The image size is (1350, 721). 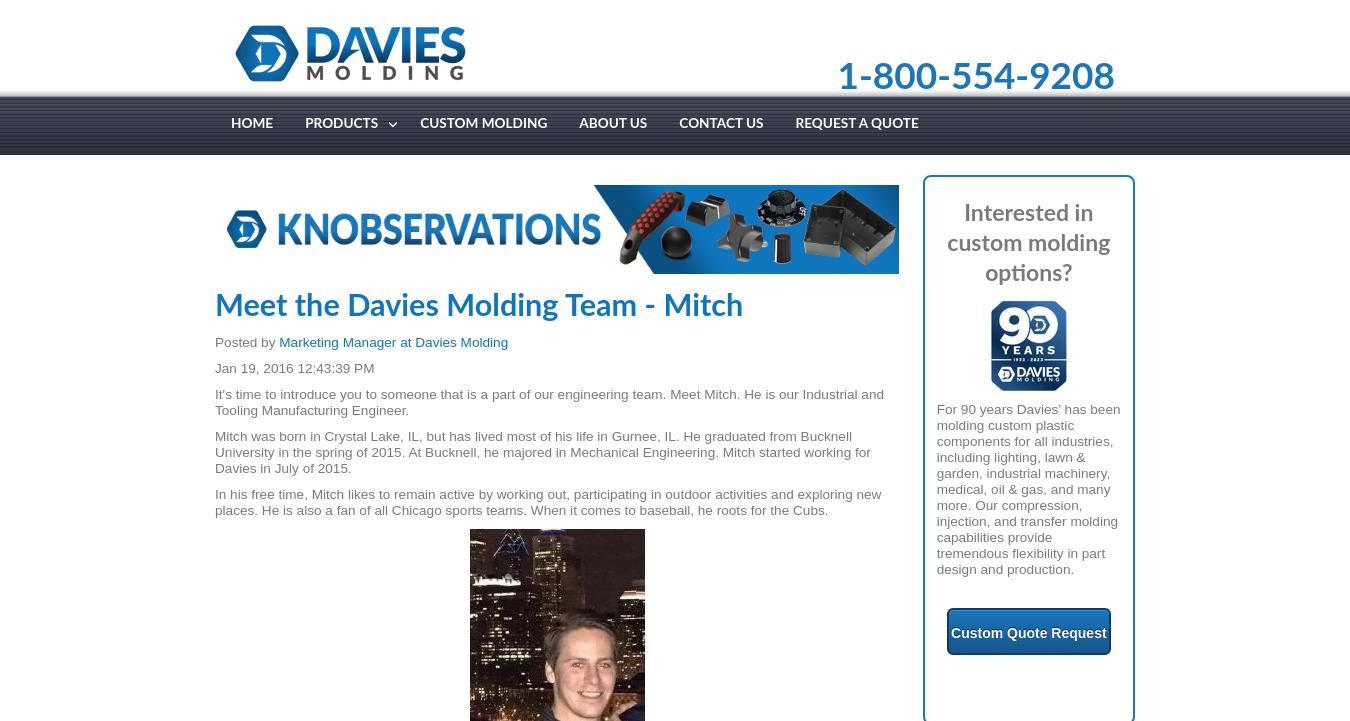 I want to click on 'Mitch was born in Crystal Lake, IL, but has lived most of his life in Gurnee, IL. He graduated from Bucknell University in the spring of 2015. At Bucknell, he majored in Mechanical Engineering. Mitch started working for Davies in July of 2015.', so click(x=215, y=451).